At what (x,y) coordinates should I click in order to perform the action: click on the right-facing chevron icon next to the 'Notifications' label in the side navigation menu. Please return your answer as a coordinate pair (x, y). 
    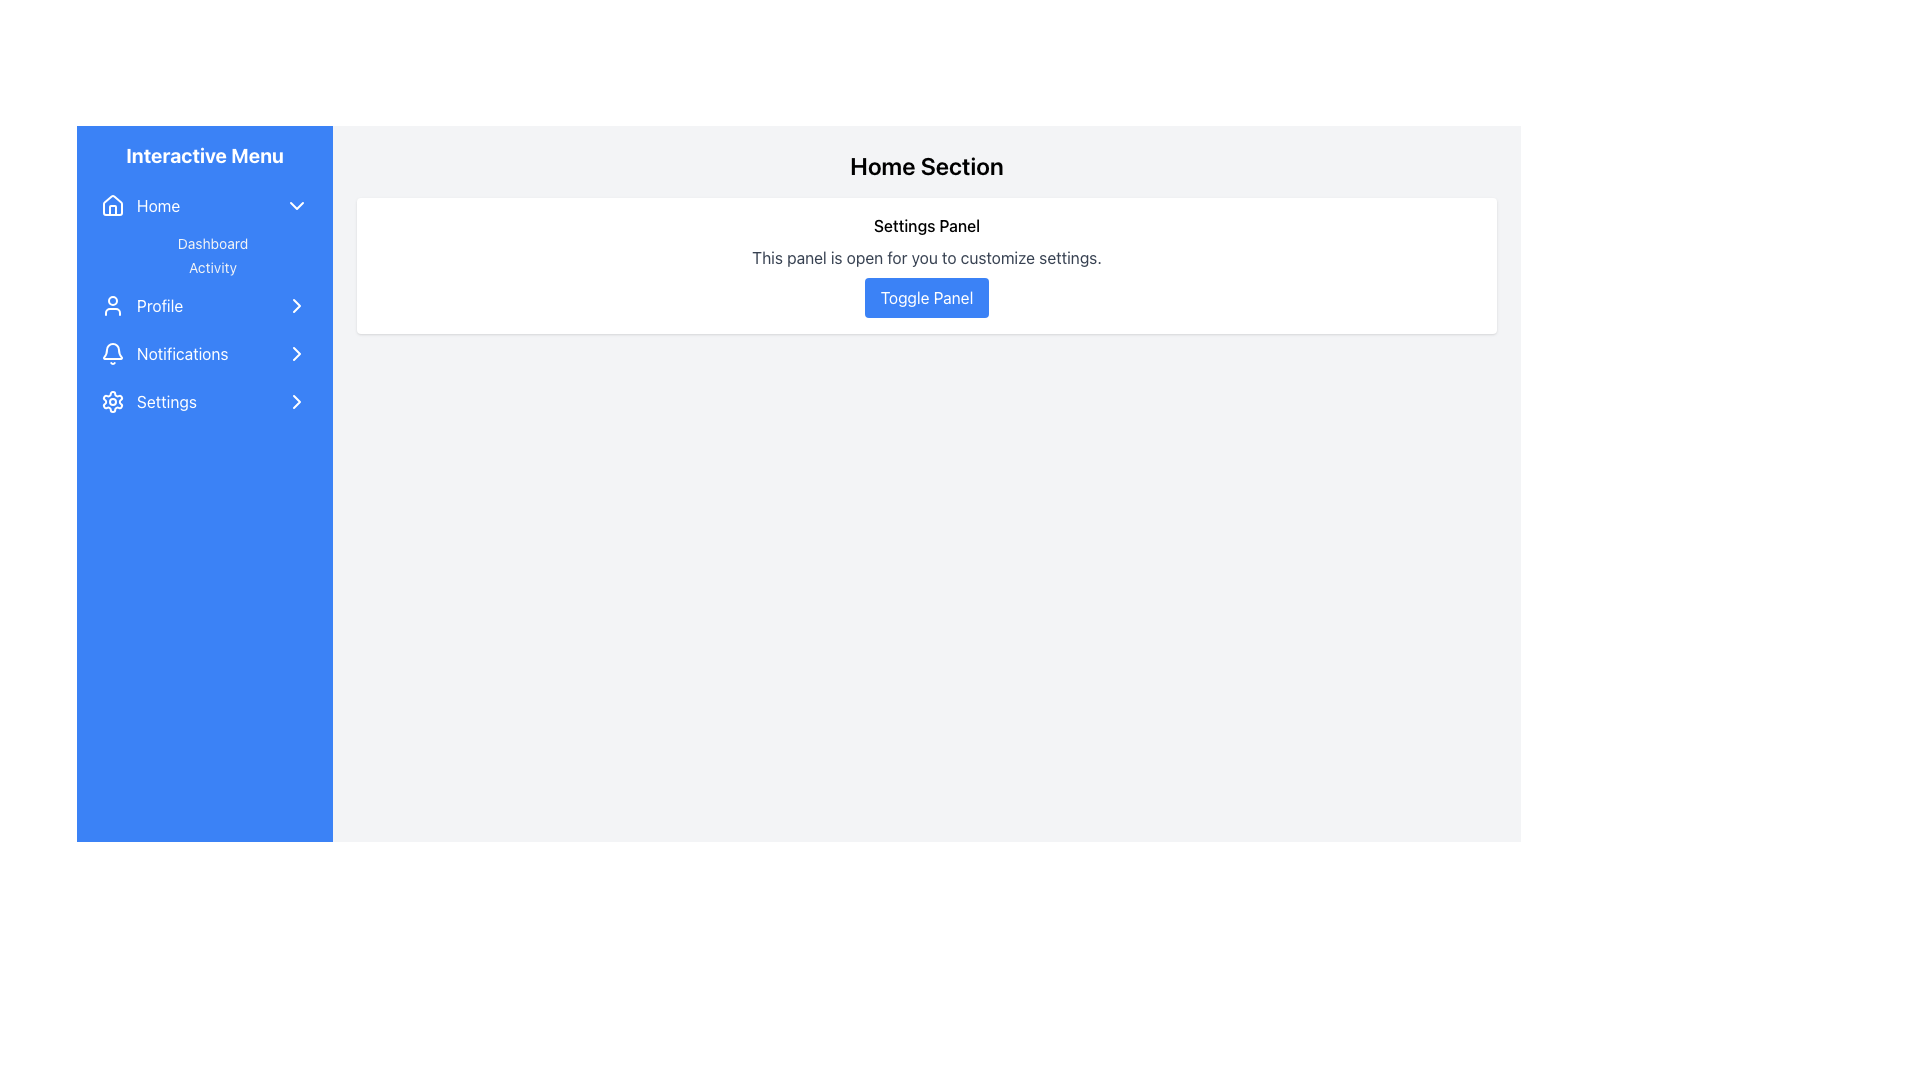
    Looking at the image, I should click on (296, 353).